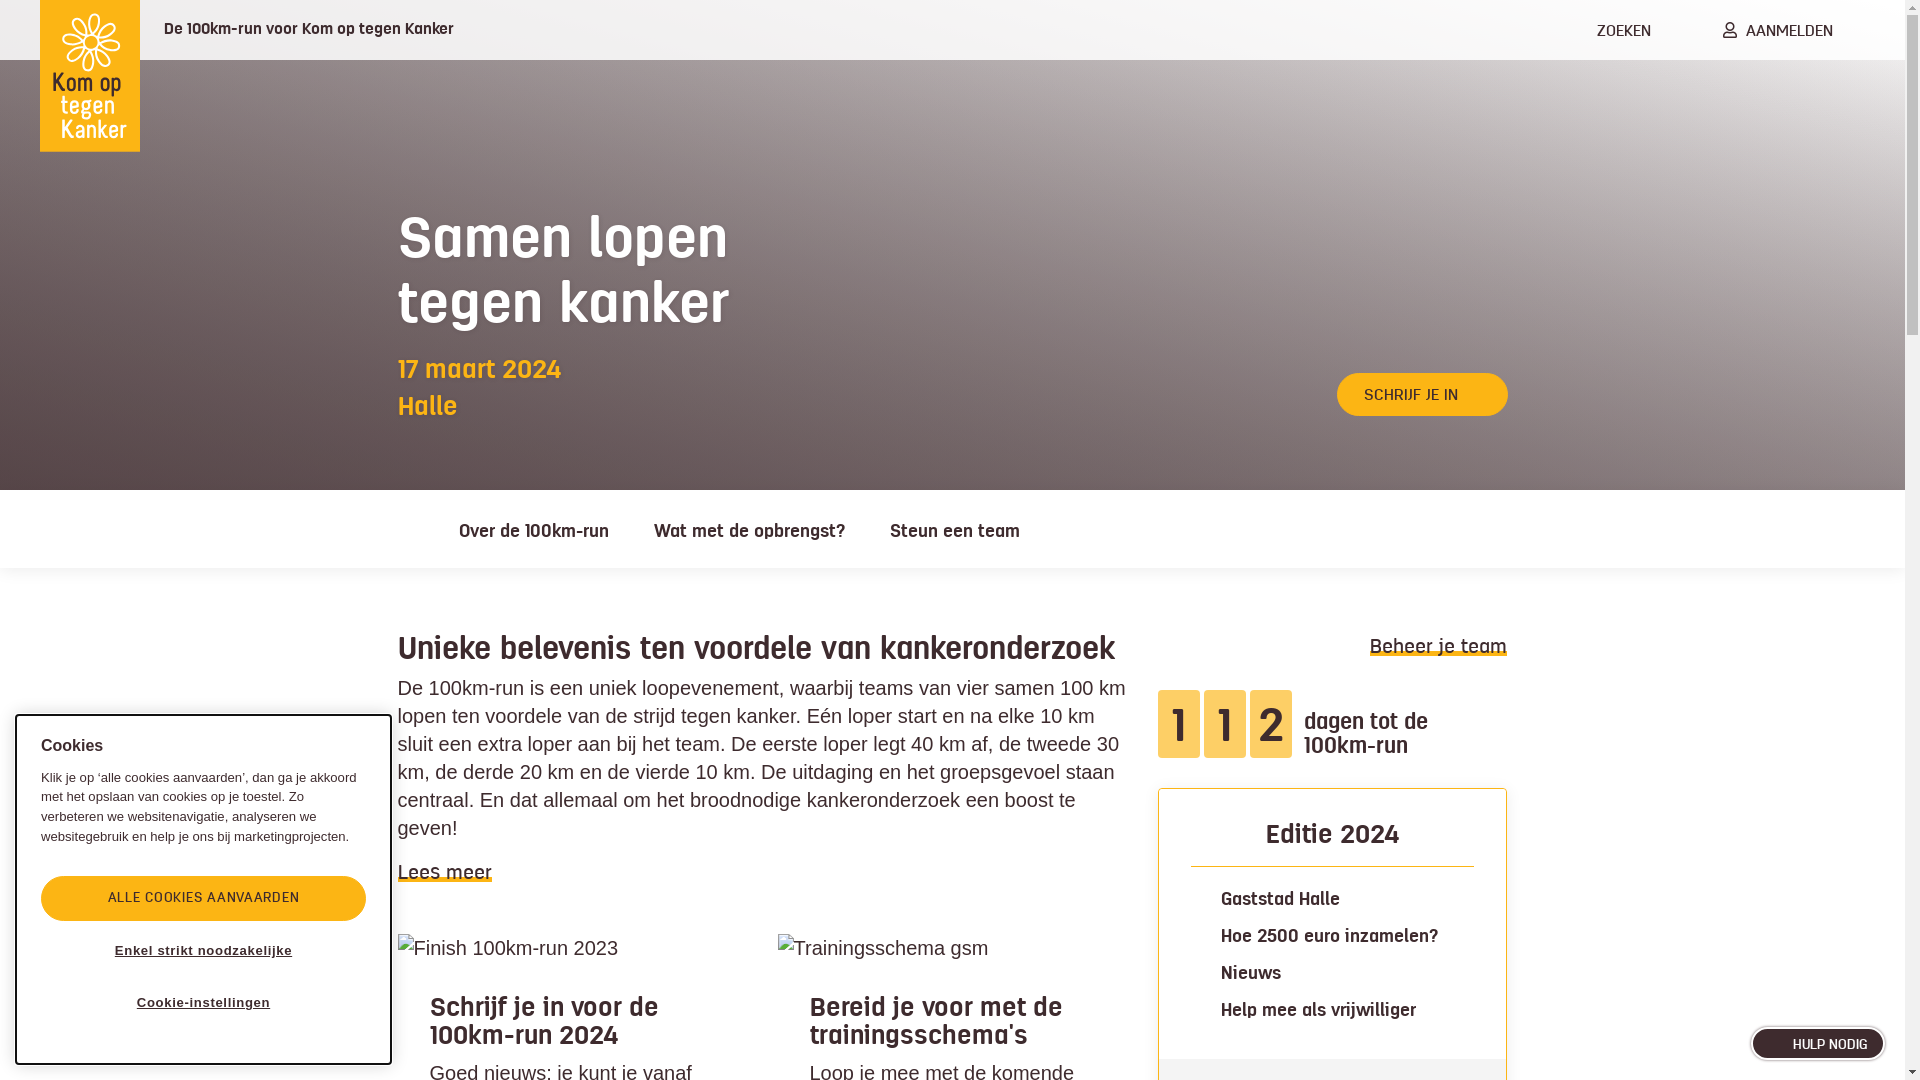 Image resolution: width=1920 pixels, height=1080 pixels. I want to click on 'Gaststad Halle', so click(1278, 897).